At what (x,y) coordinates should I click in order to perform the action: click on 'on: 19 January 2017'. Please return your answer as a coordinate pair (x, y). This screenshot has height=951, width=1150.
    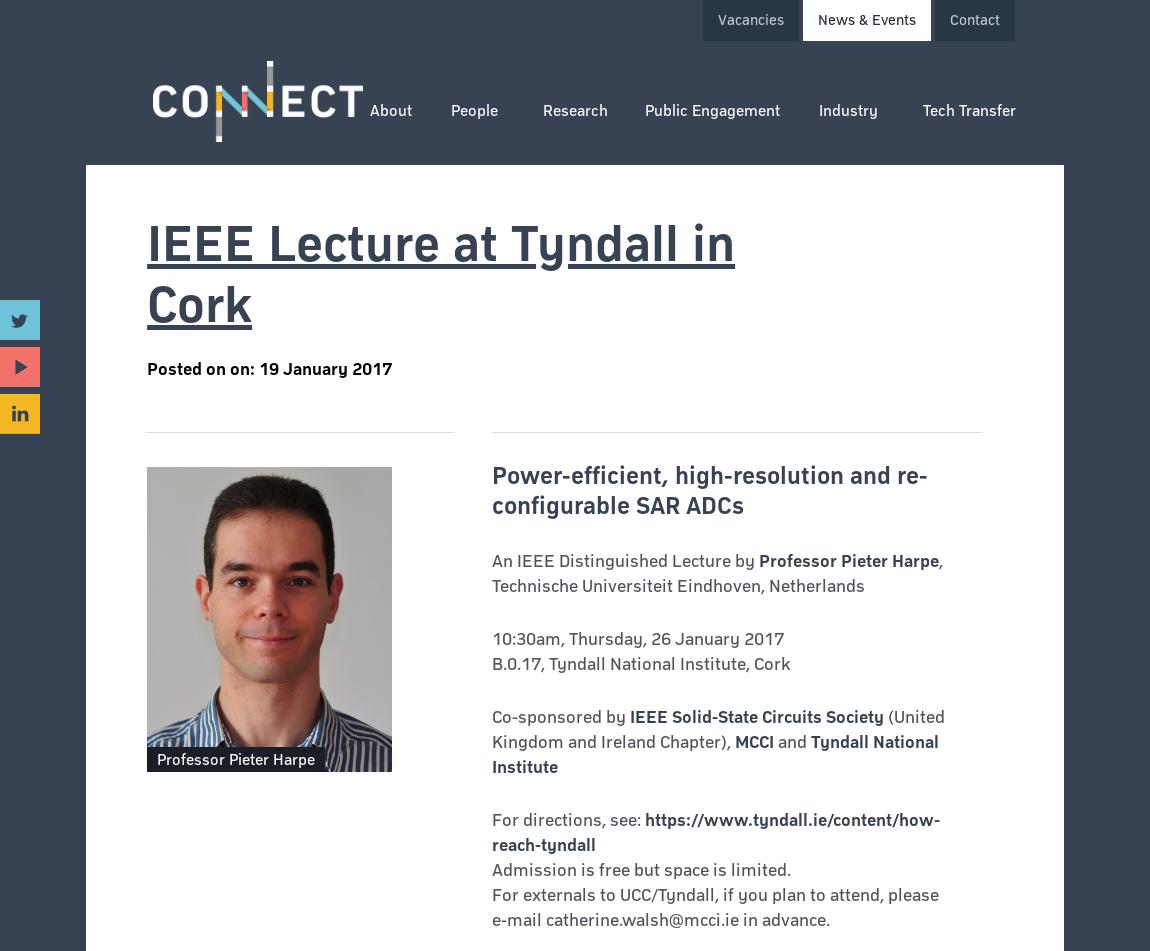
    Looking at the image, I should click on (310, 368).